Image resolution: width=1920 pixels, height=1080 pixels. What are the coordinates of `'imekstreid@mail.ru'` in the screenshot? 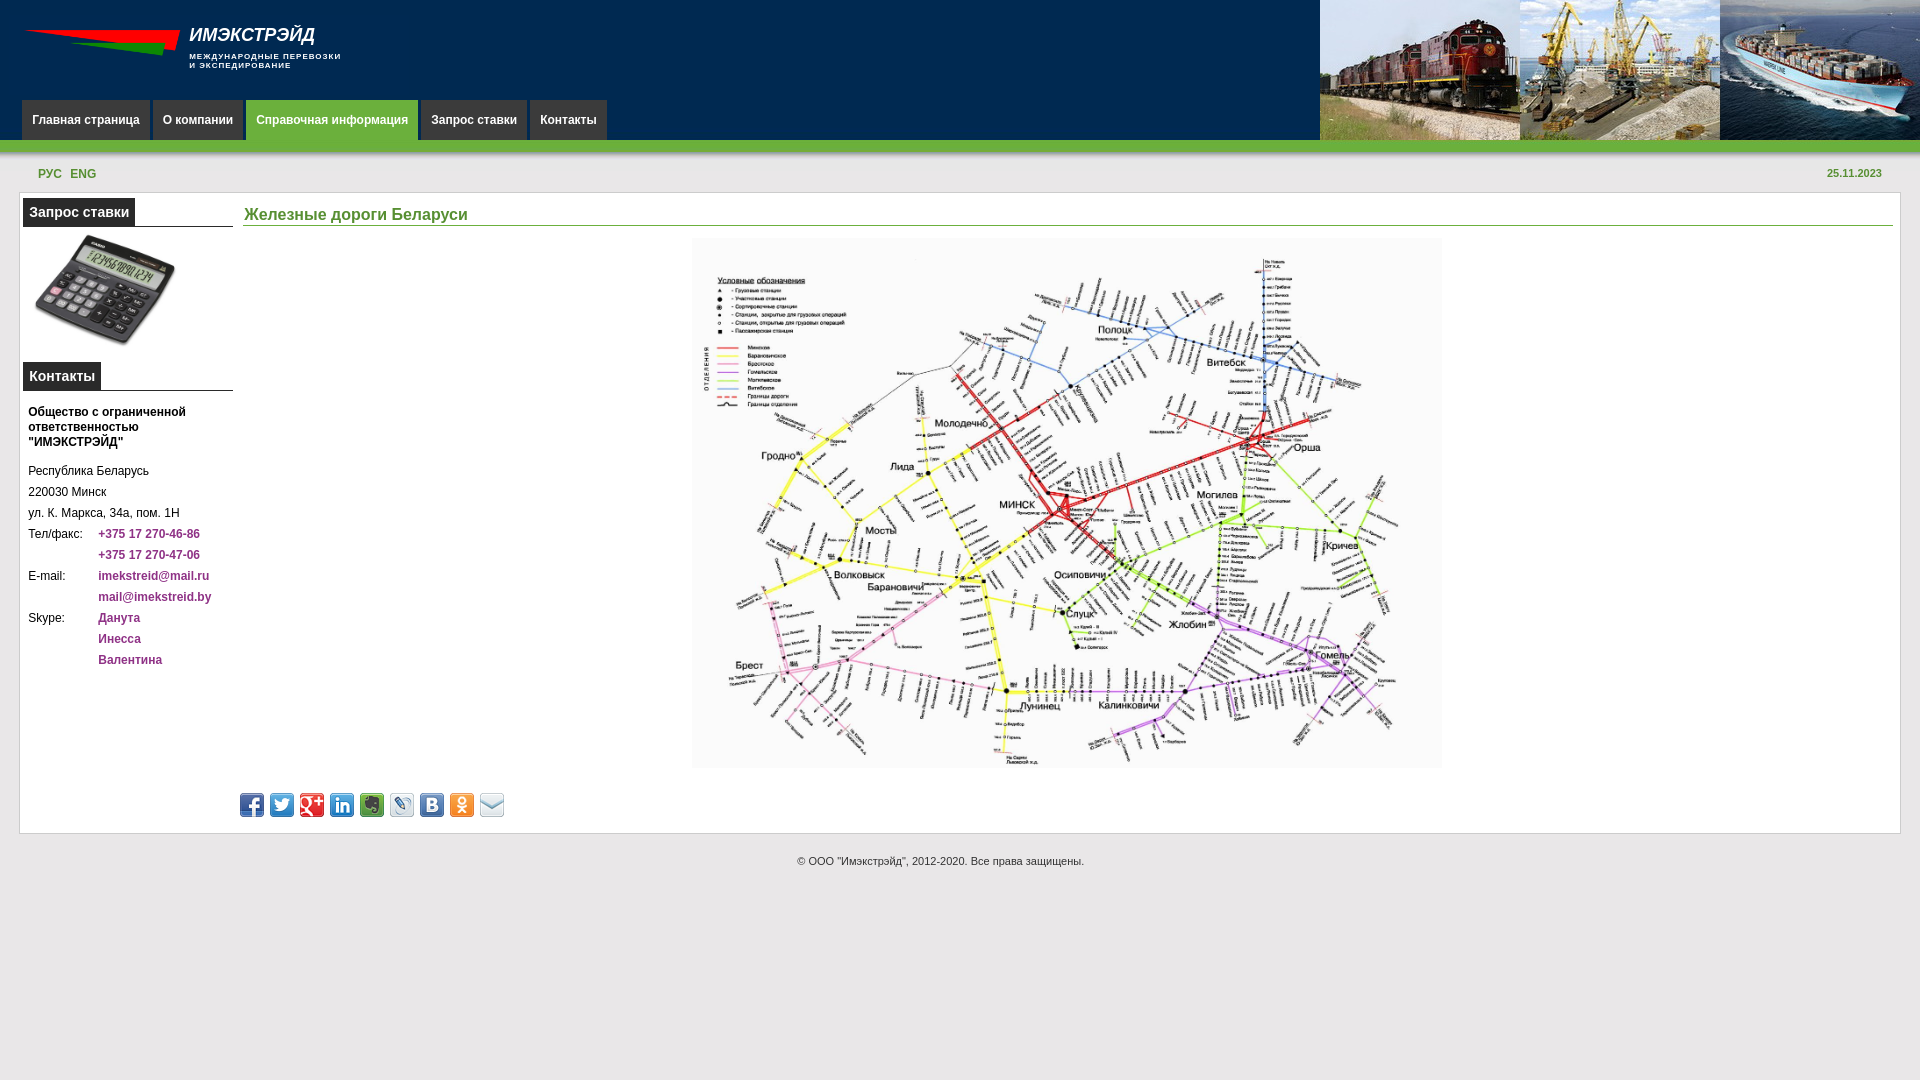 It's located at (96, 575).